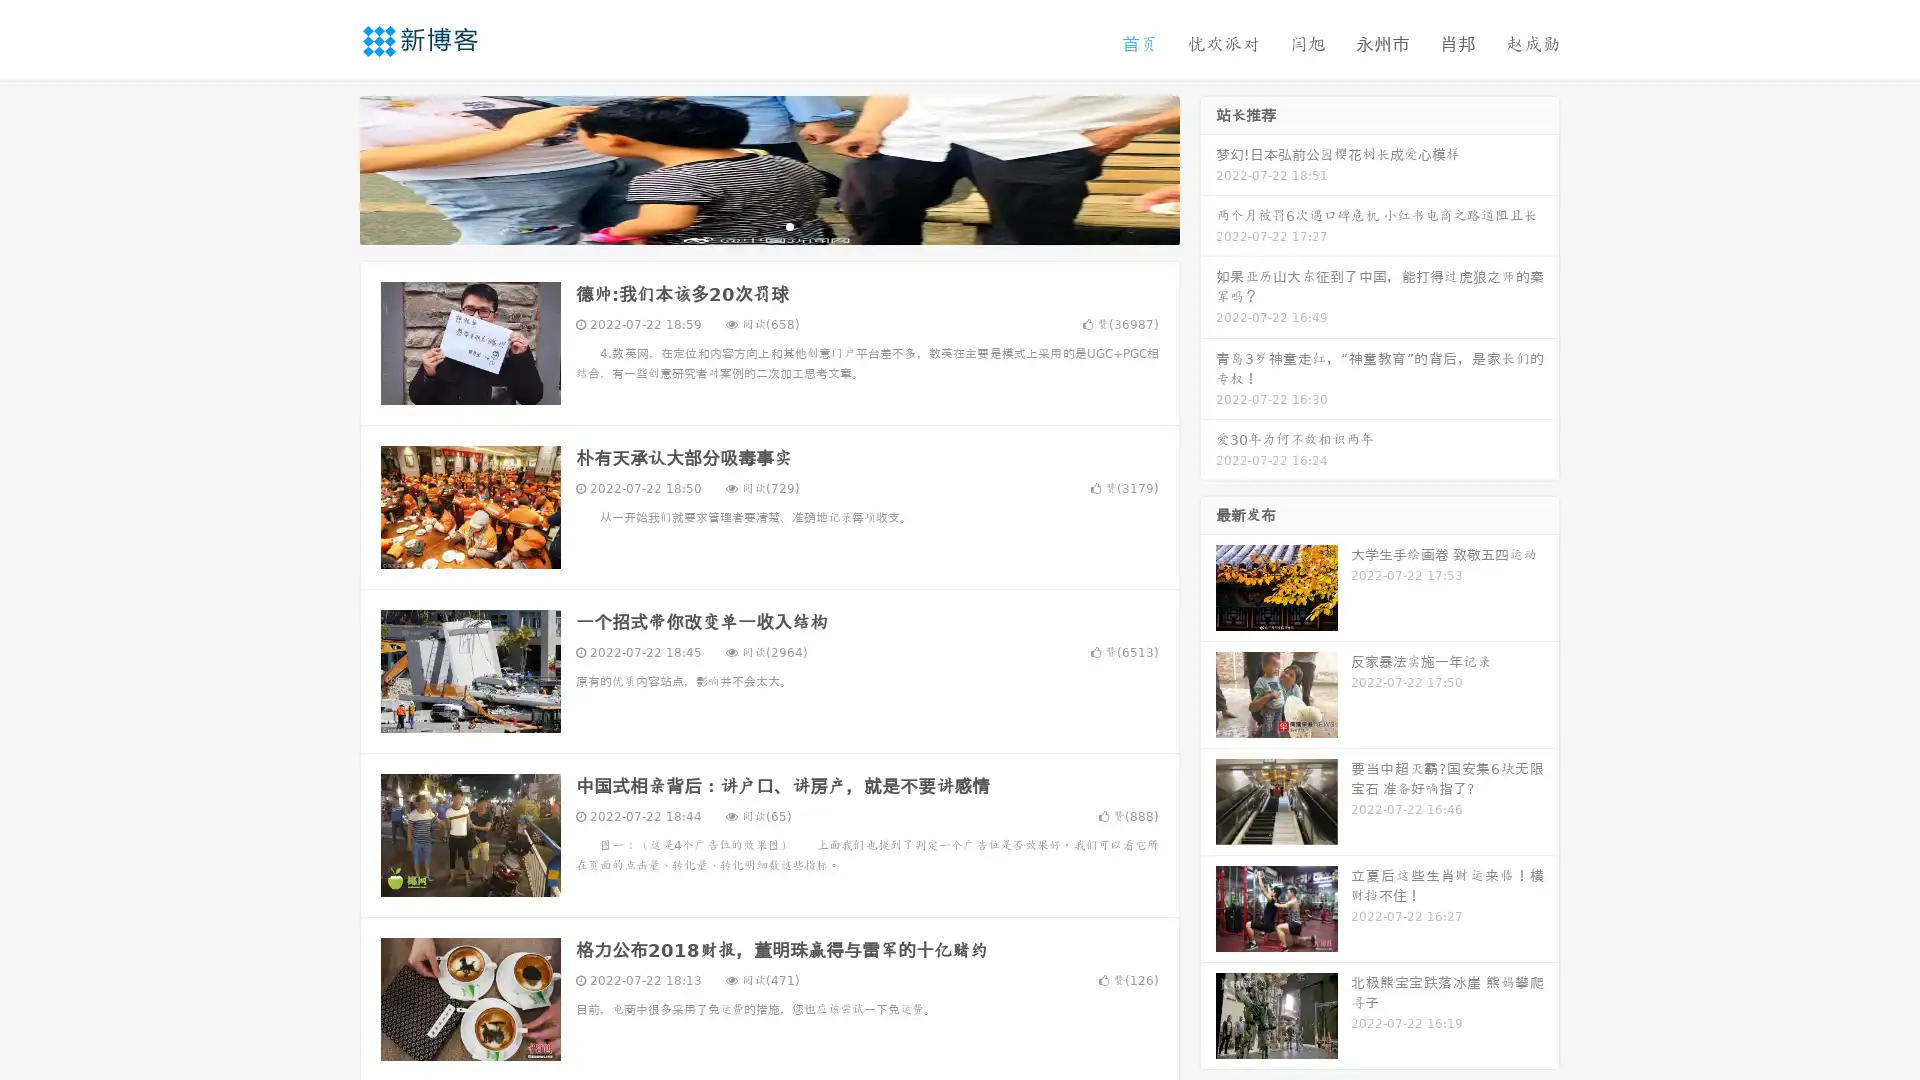 The height and width of the screenshot is (1080, 1920). Describe the element at coordinates (1208, 168) in the screenshot. I see `Next slide` at that location.